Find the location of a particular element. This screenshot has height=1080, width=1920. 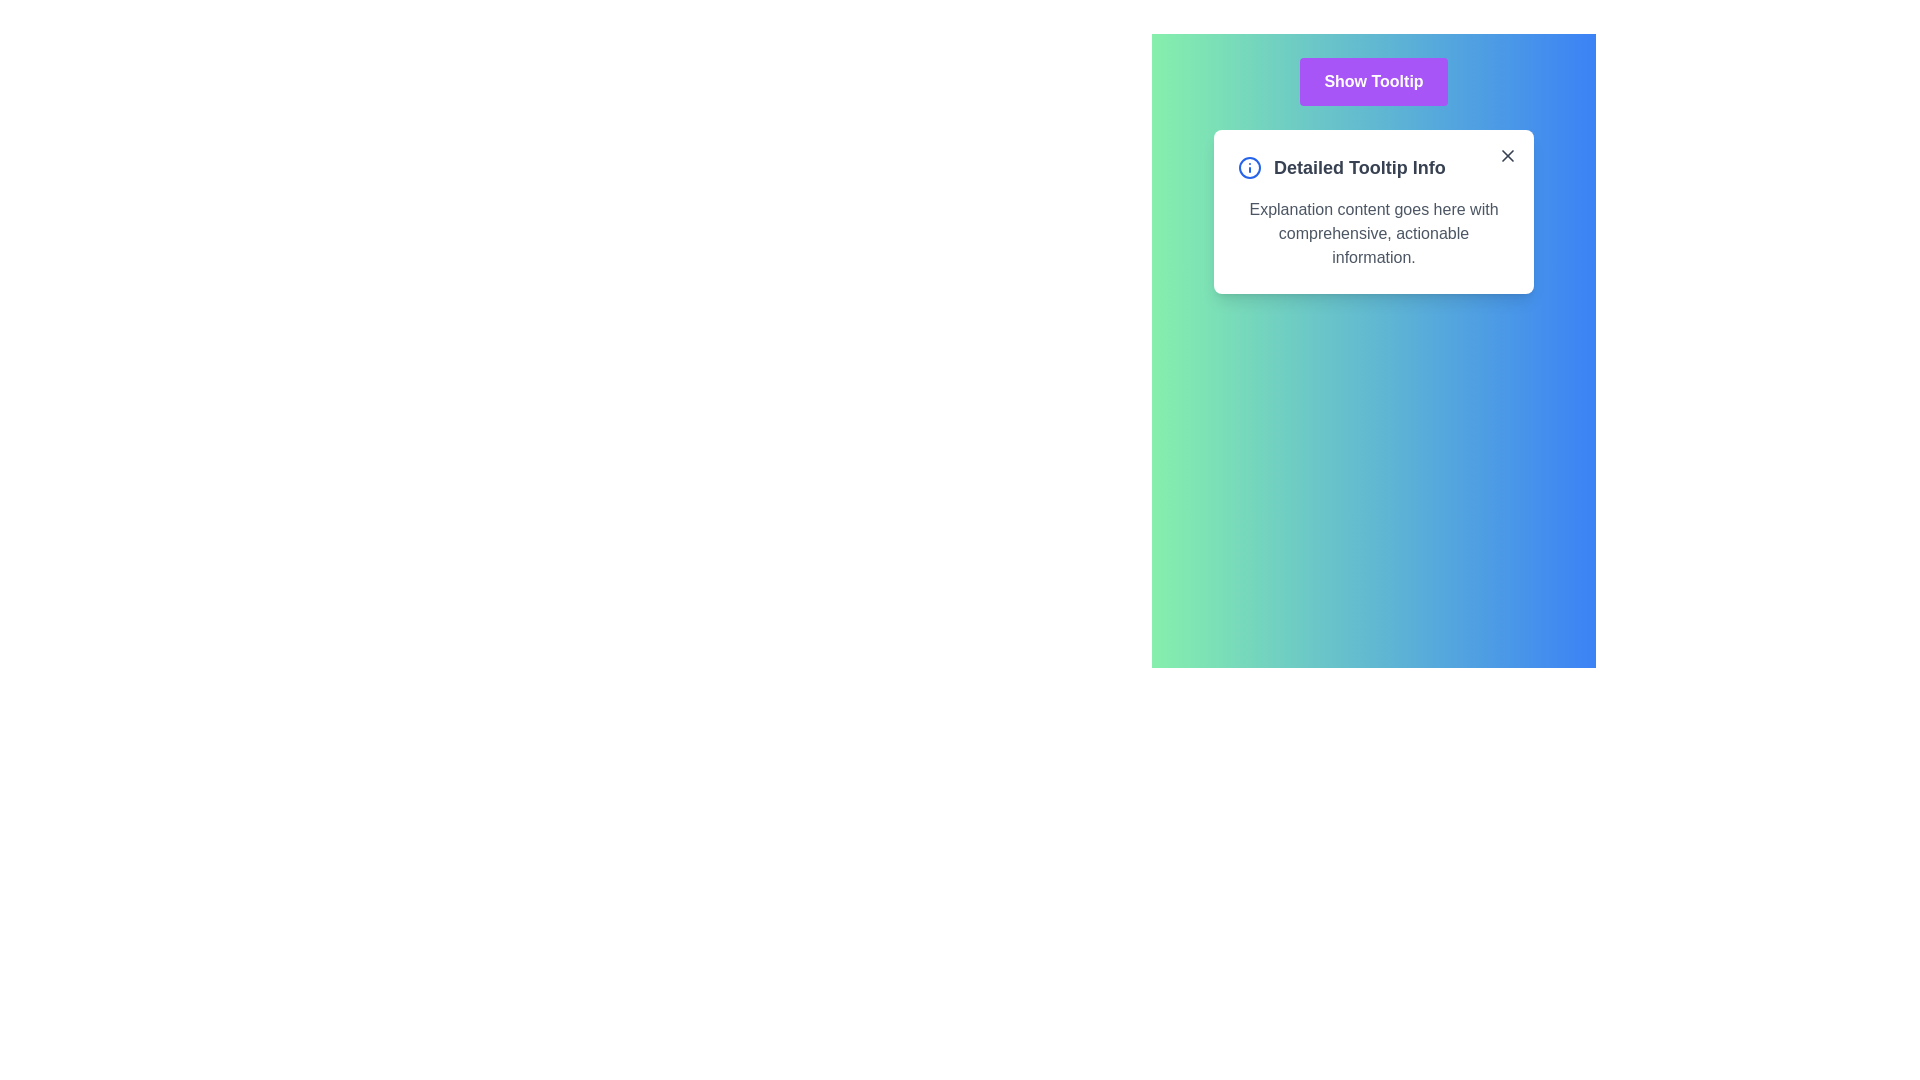

the small cross-shaped icon with a dark outline located in the top-right corner of the tooltip box is located at coordinates (1507, 154).